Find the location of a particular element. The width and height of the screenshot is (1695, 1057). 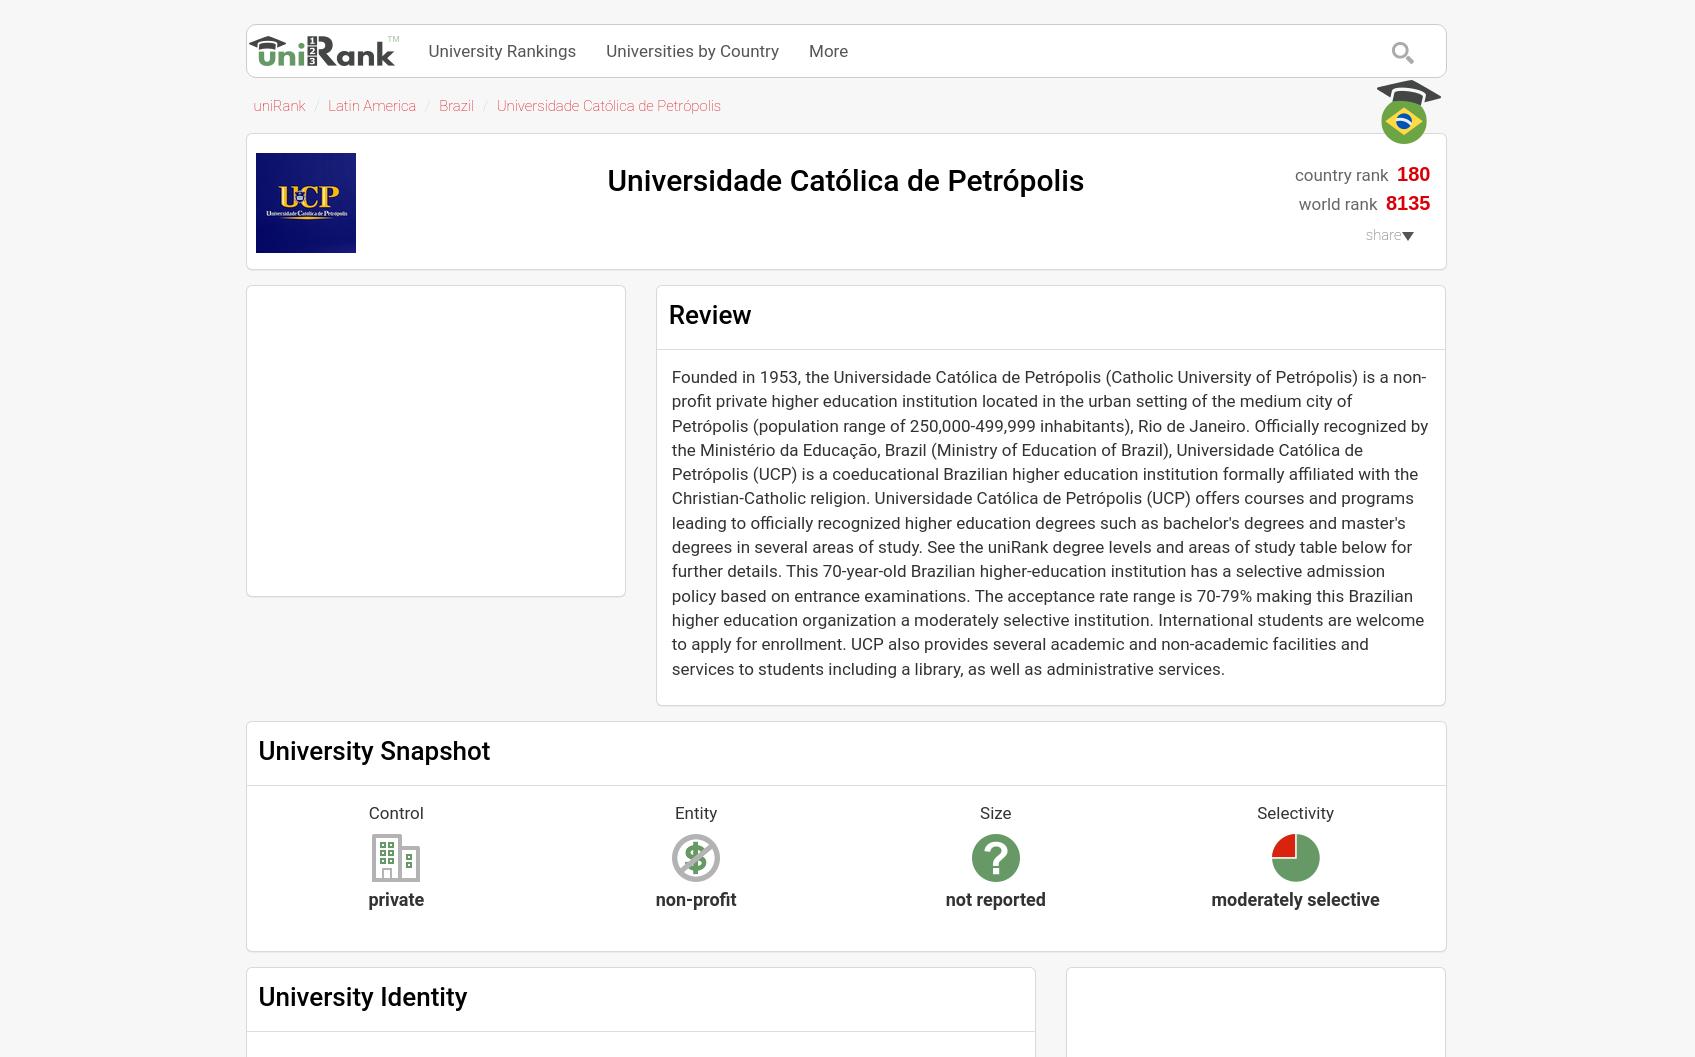

'Size' is located at coordinates (979, 811).